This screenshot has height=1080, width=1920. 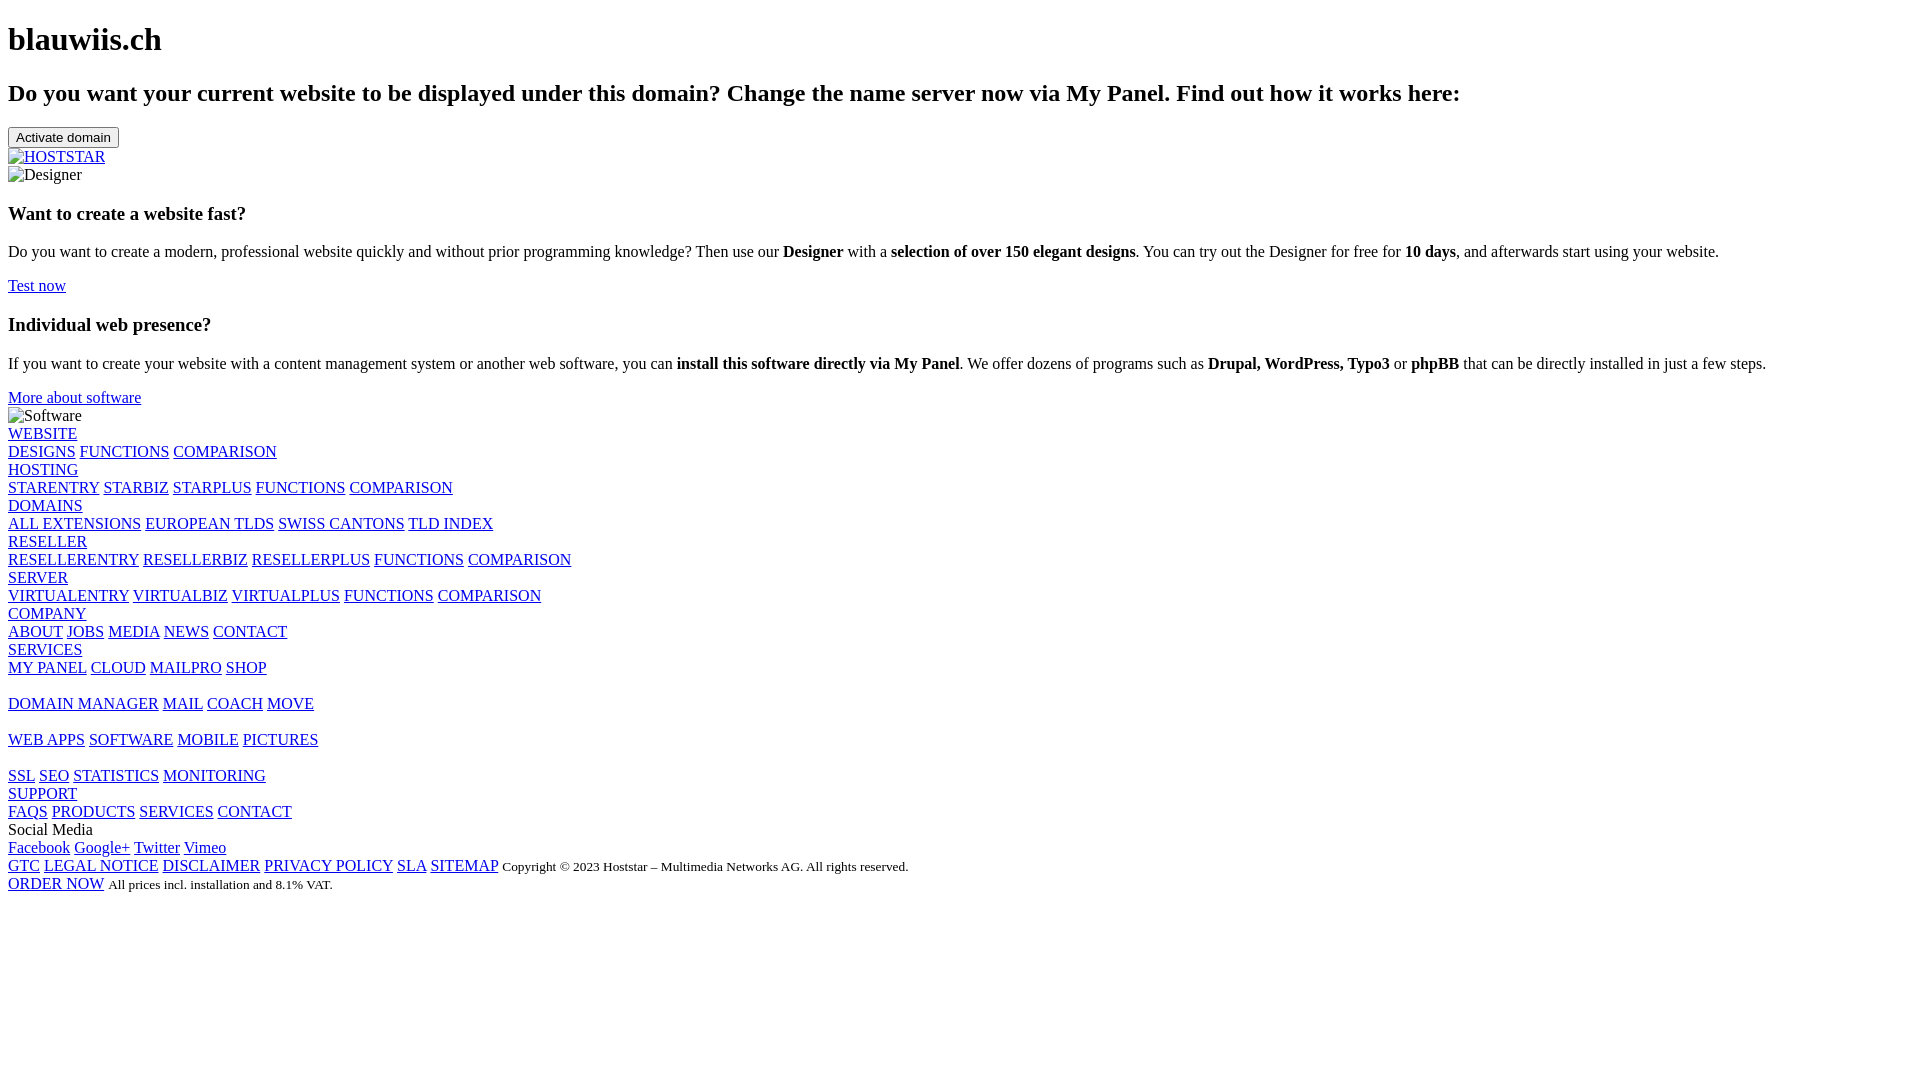 What do you see at coordinates (73, 847) in the screenshot?
I see `'Google+'` at bounding box center [73, 847].